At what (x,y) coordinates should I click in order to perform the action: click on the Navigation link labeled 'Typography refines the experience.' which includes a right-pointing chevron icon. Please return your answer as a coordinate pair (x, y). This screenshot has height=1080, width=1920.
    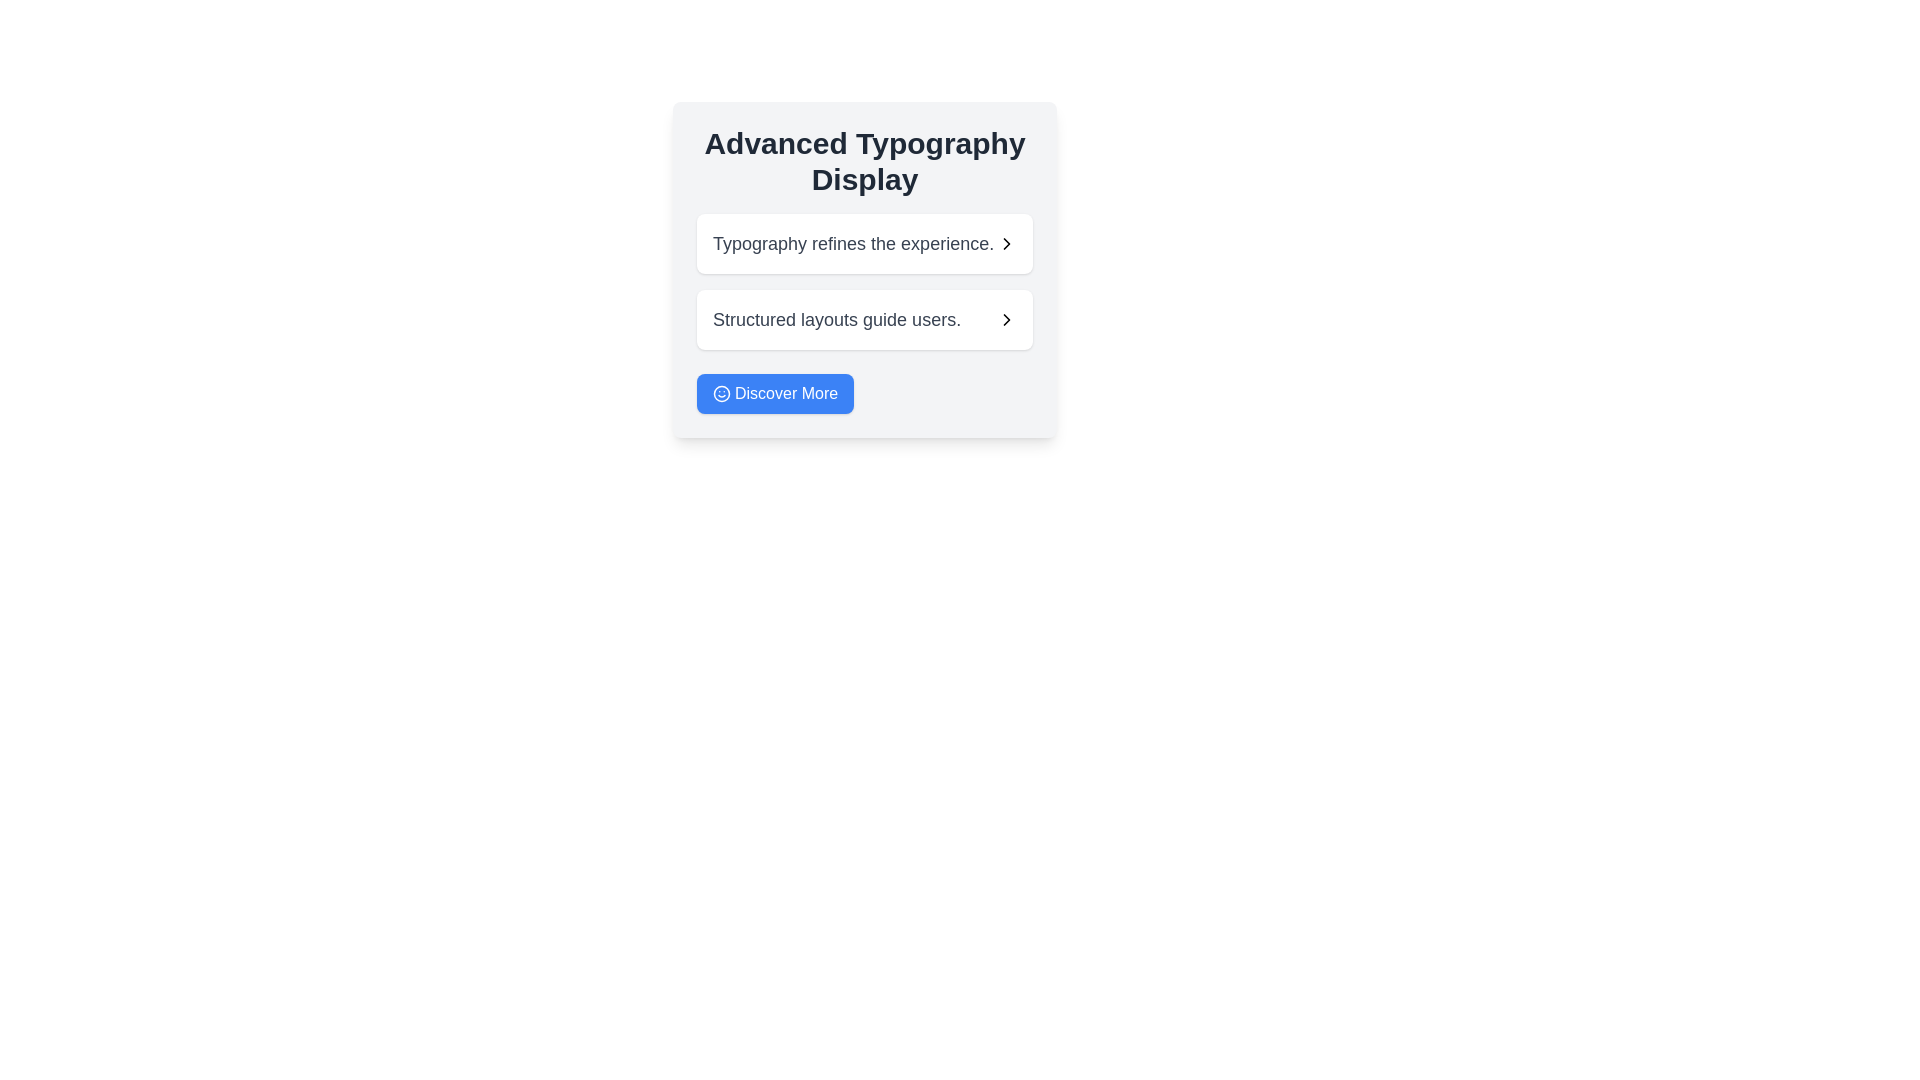
    Looking at the image, I should click on (864, 242).